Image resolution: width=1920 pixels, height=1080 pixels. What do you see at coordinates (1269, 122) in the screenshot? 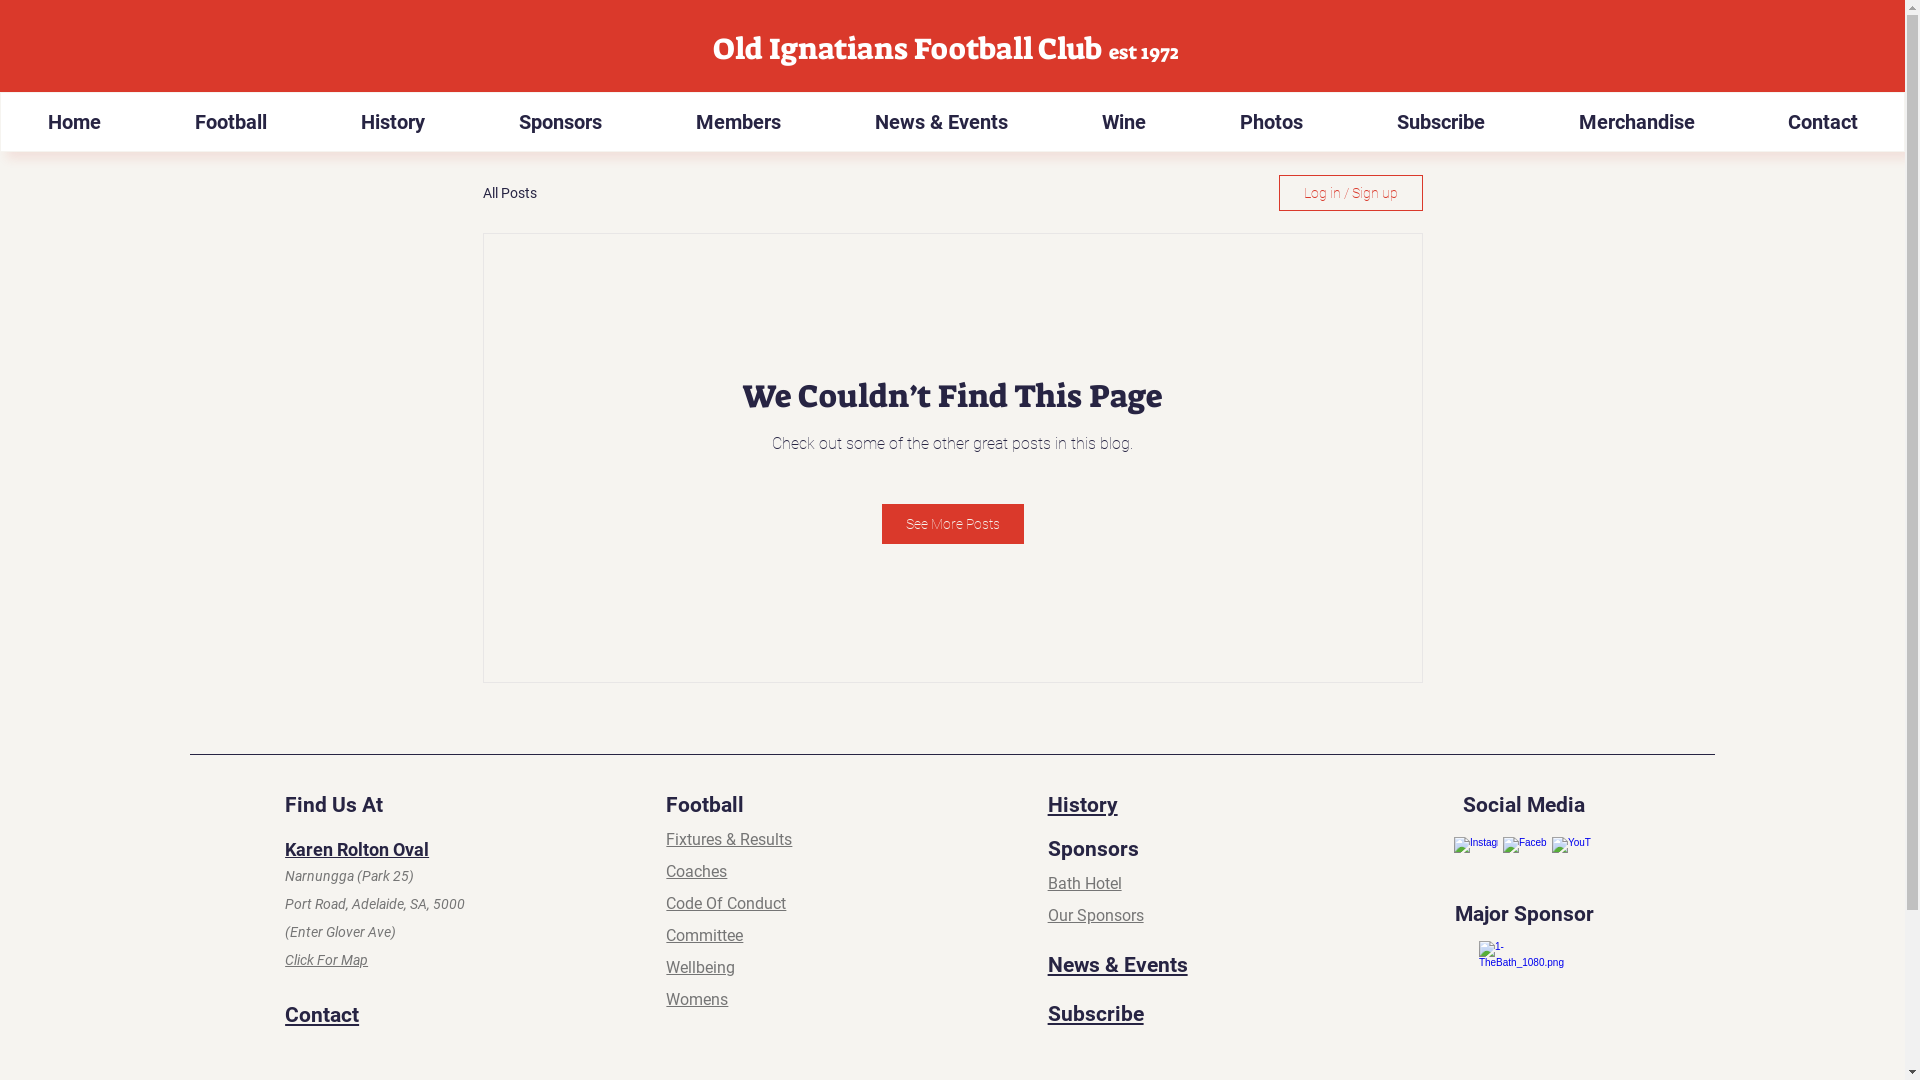
I see `'Photos'` at bounding box center [1269, 122].